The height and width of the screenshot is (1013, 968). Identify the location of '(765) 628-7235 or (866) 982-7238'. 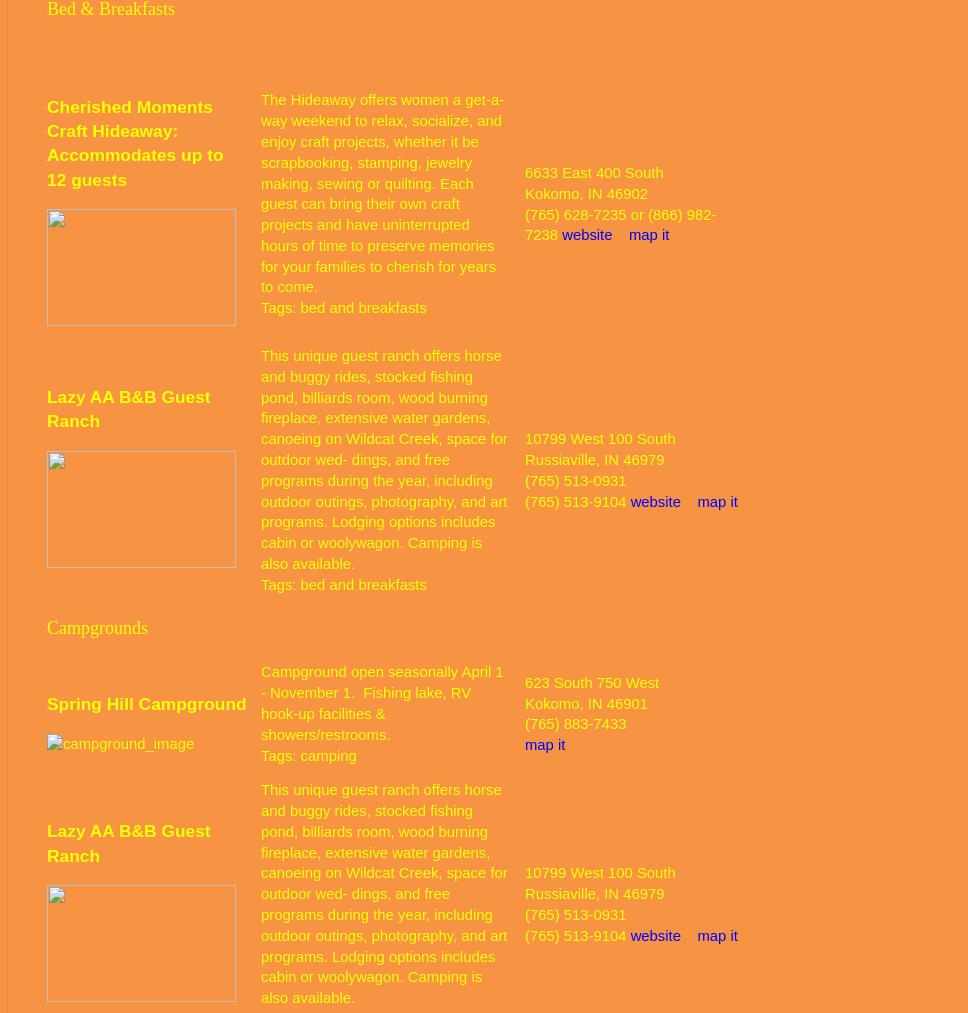
(619, 223).